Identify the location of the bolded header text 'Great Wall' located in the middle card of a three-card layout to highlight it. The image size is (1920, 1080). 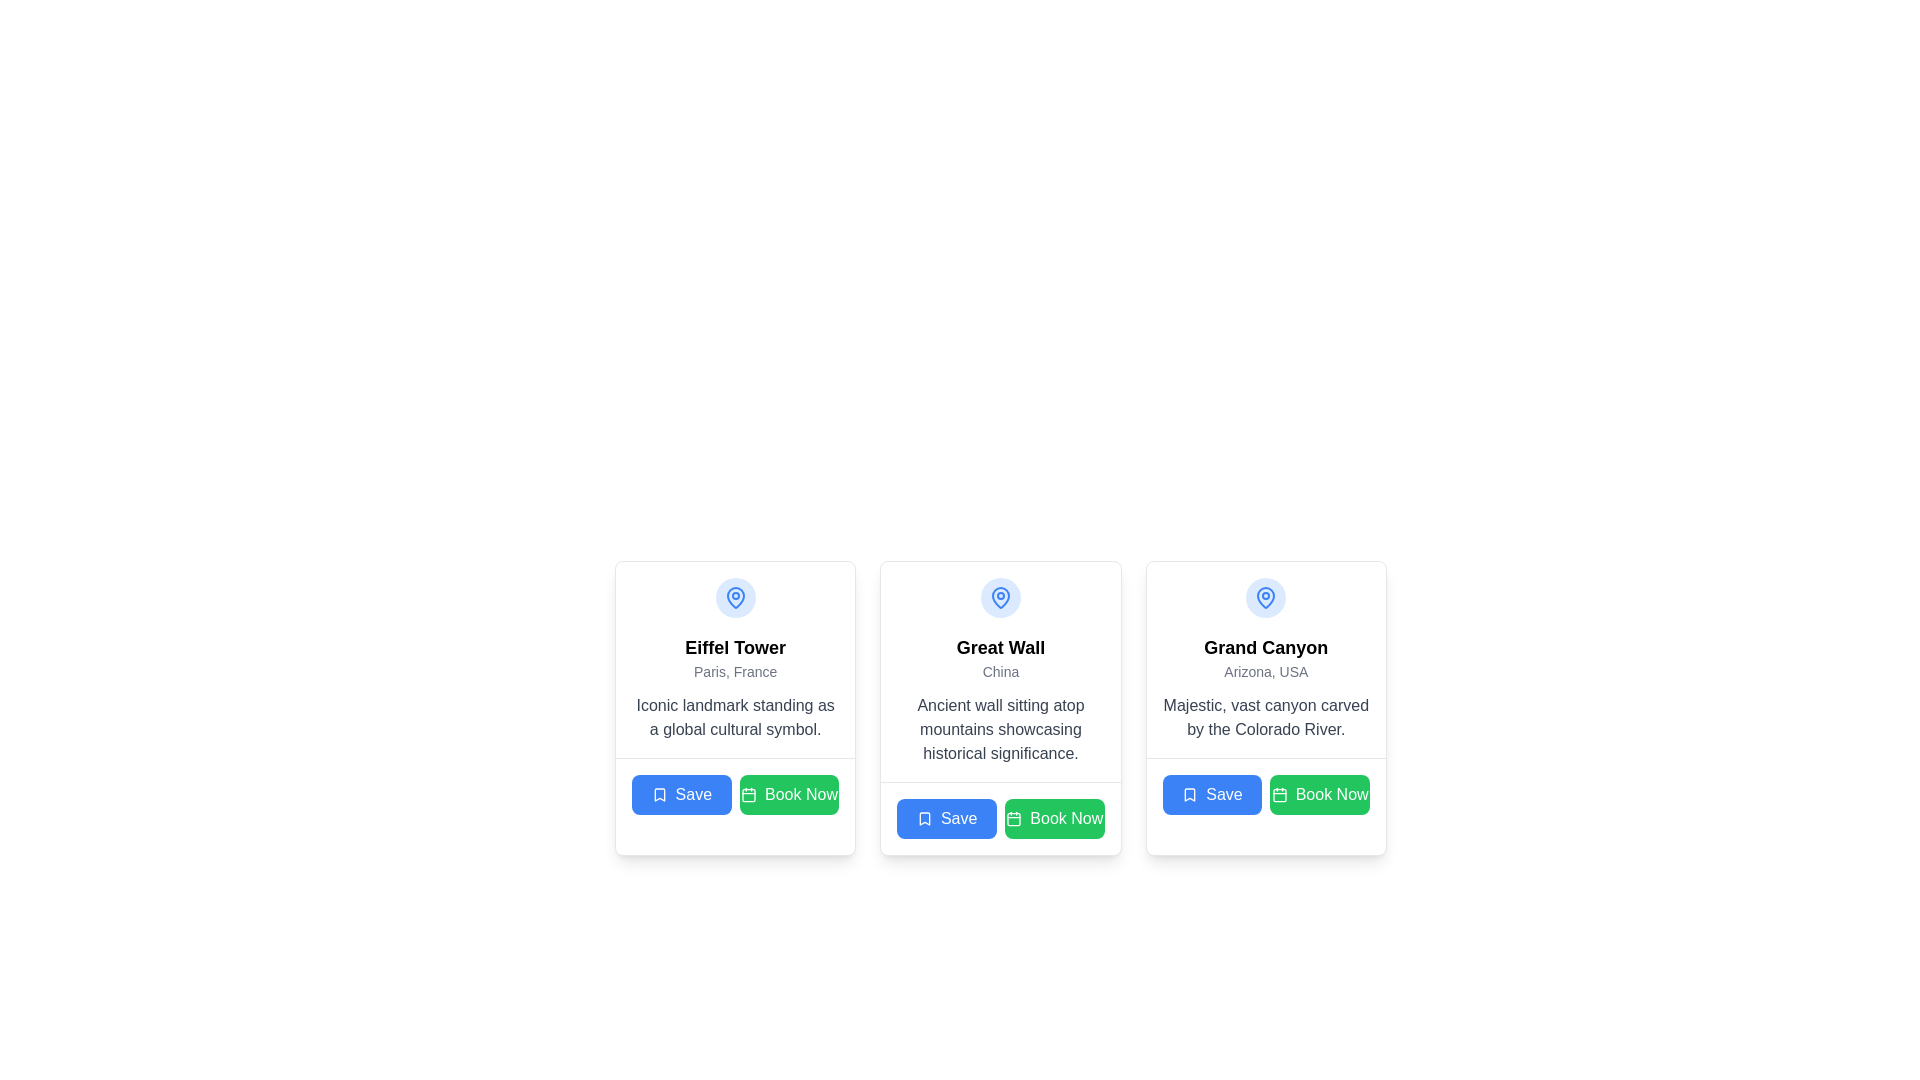
(999, 648).